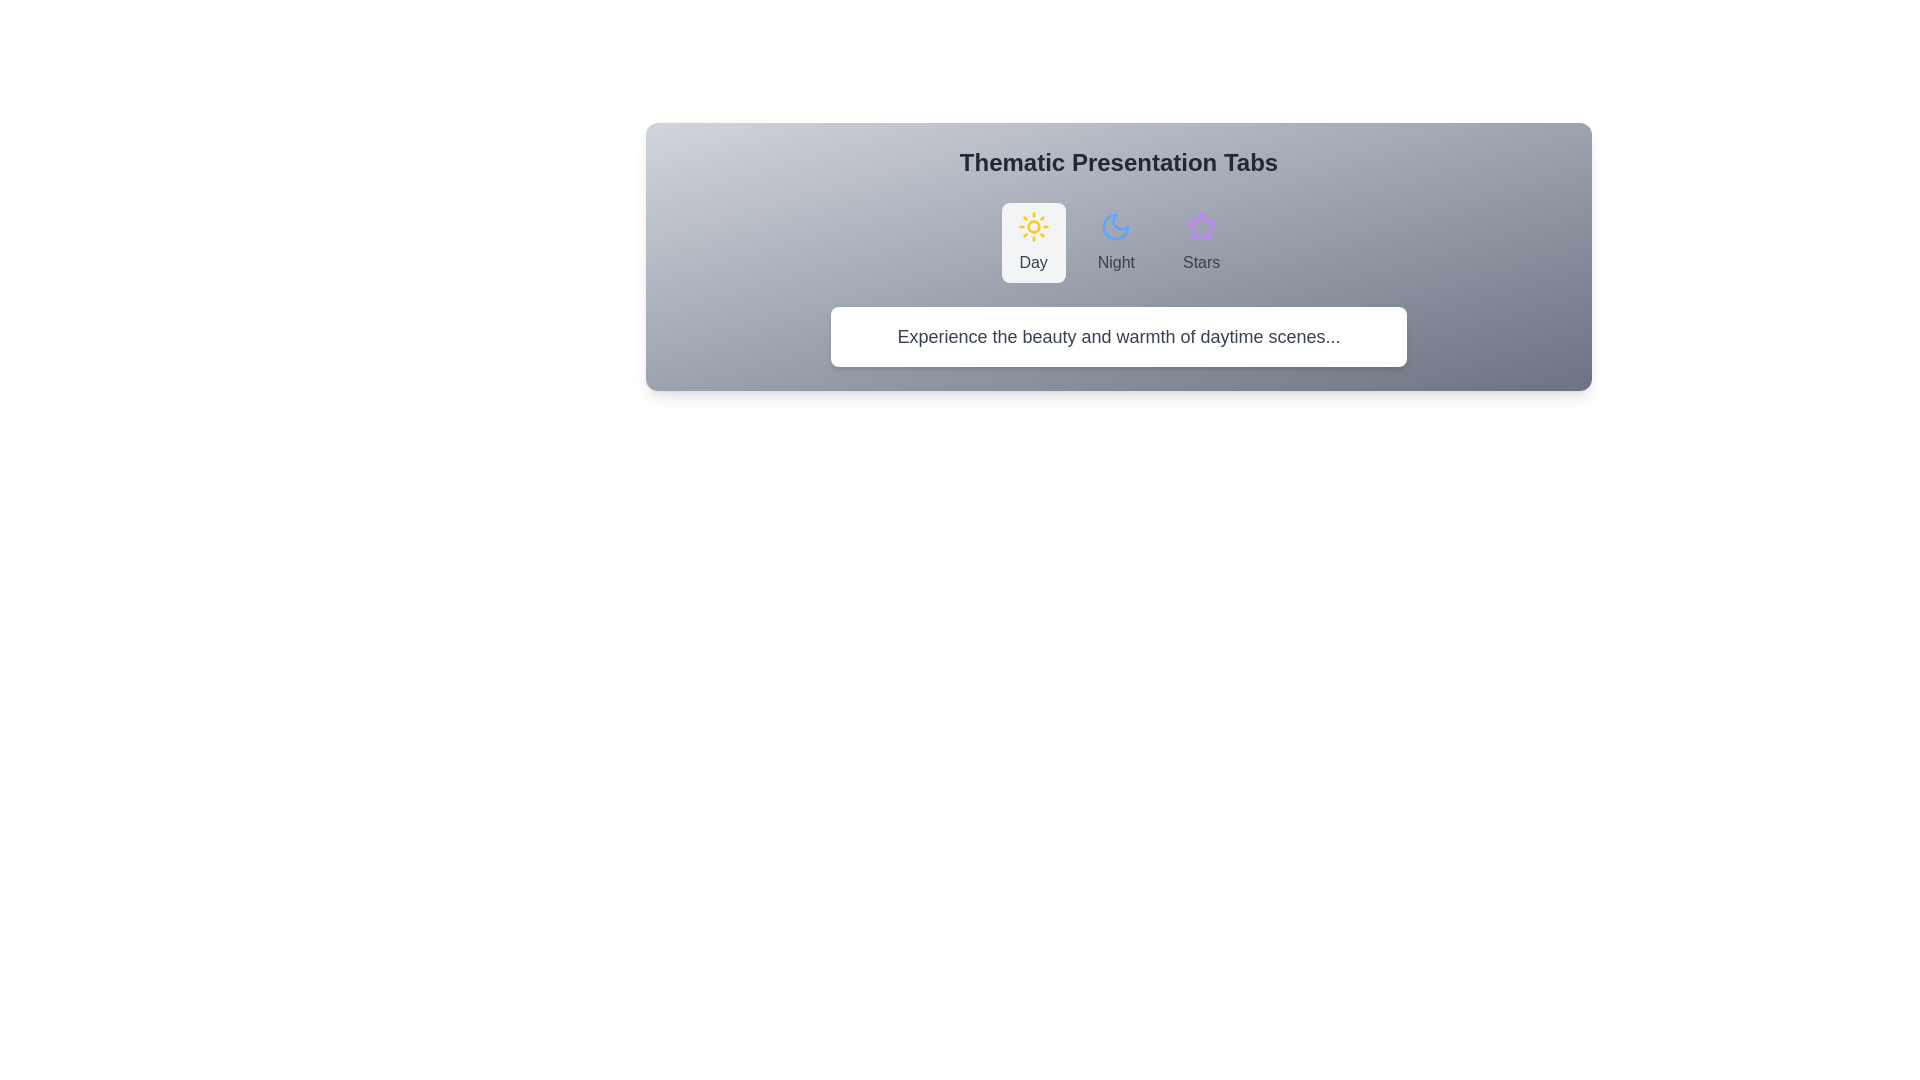 This screenshot has height=1080, width=1920. Describe the element at coordinates (1200, 242) in the screenshot. I see `the tab labeled Stars` at that location.